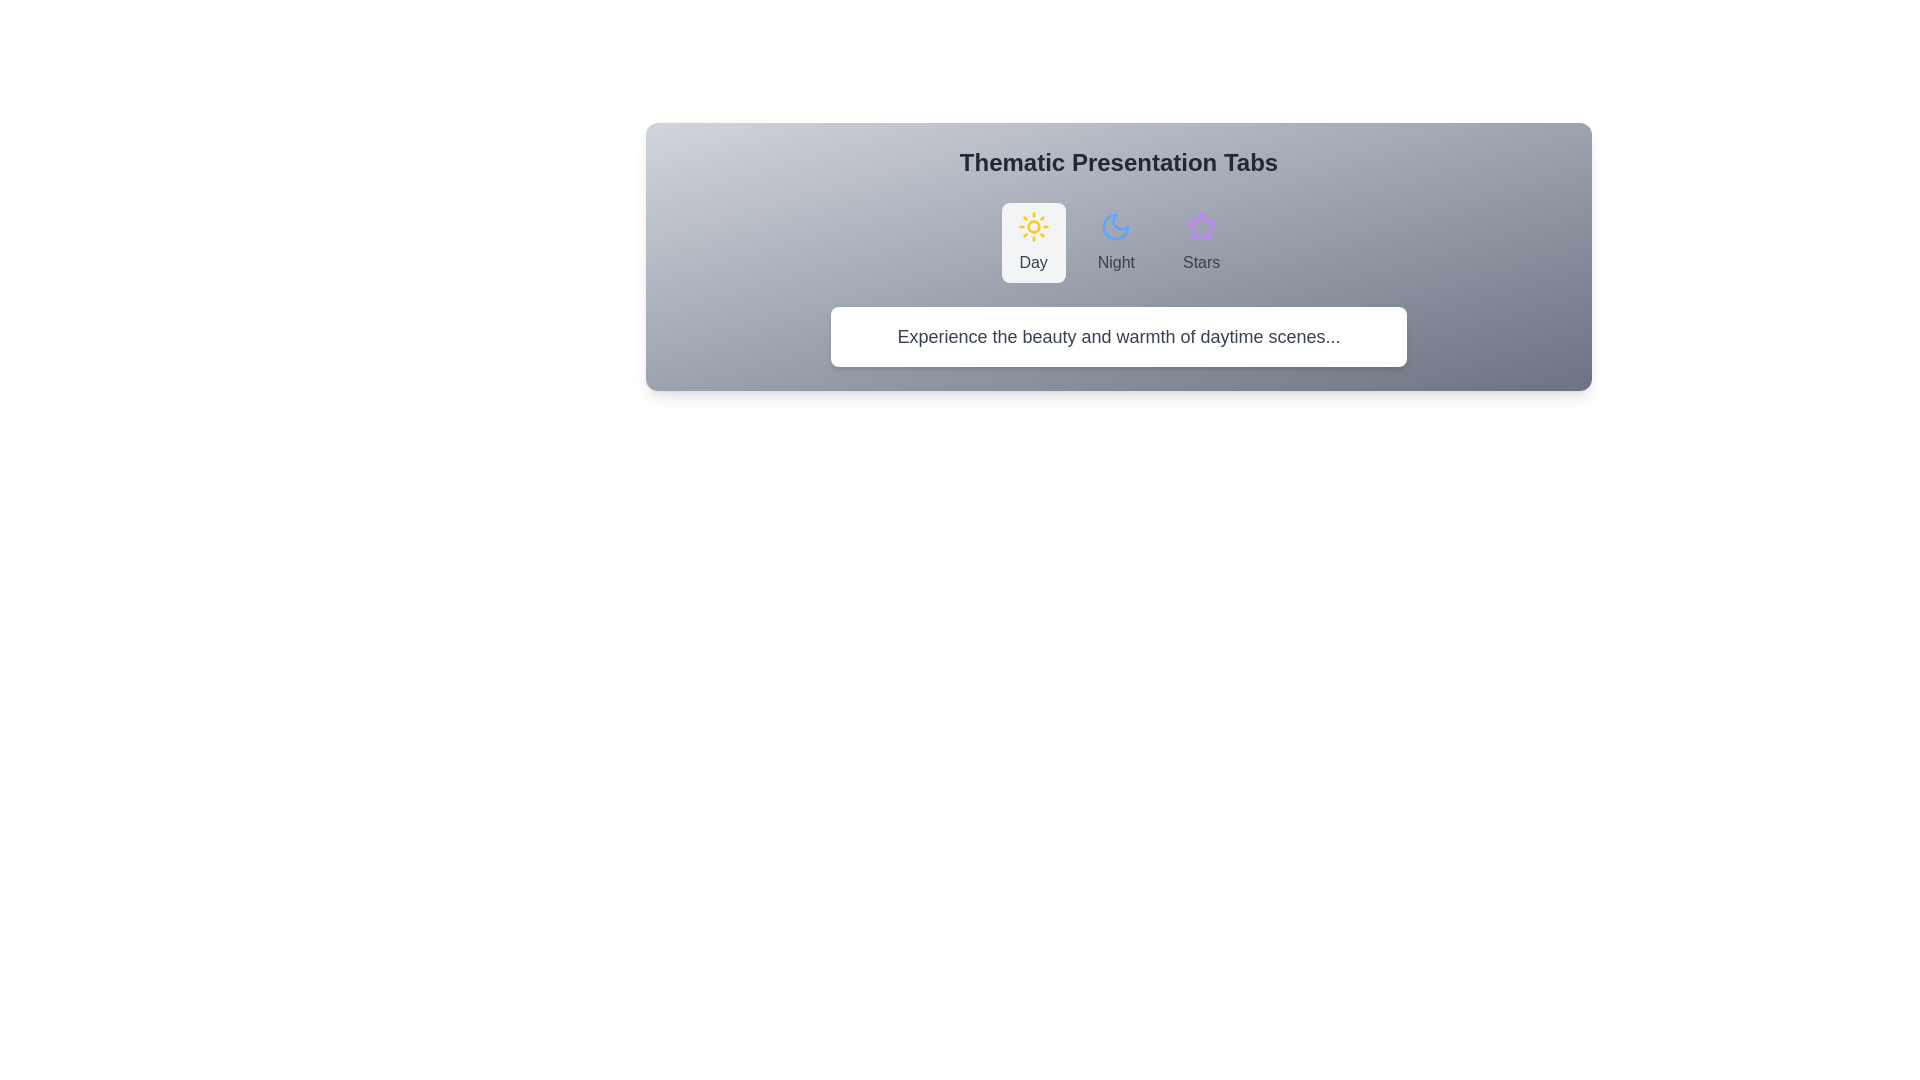 This screenshot has height=1080, width=1920. Describe the element at coordinates (1200, 242) in the screenshot. I see `the tab labeled Stars` at that location.